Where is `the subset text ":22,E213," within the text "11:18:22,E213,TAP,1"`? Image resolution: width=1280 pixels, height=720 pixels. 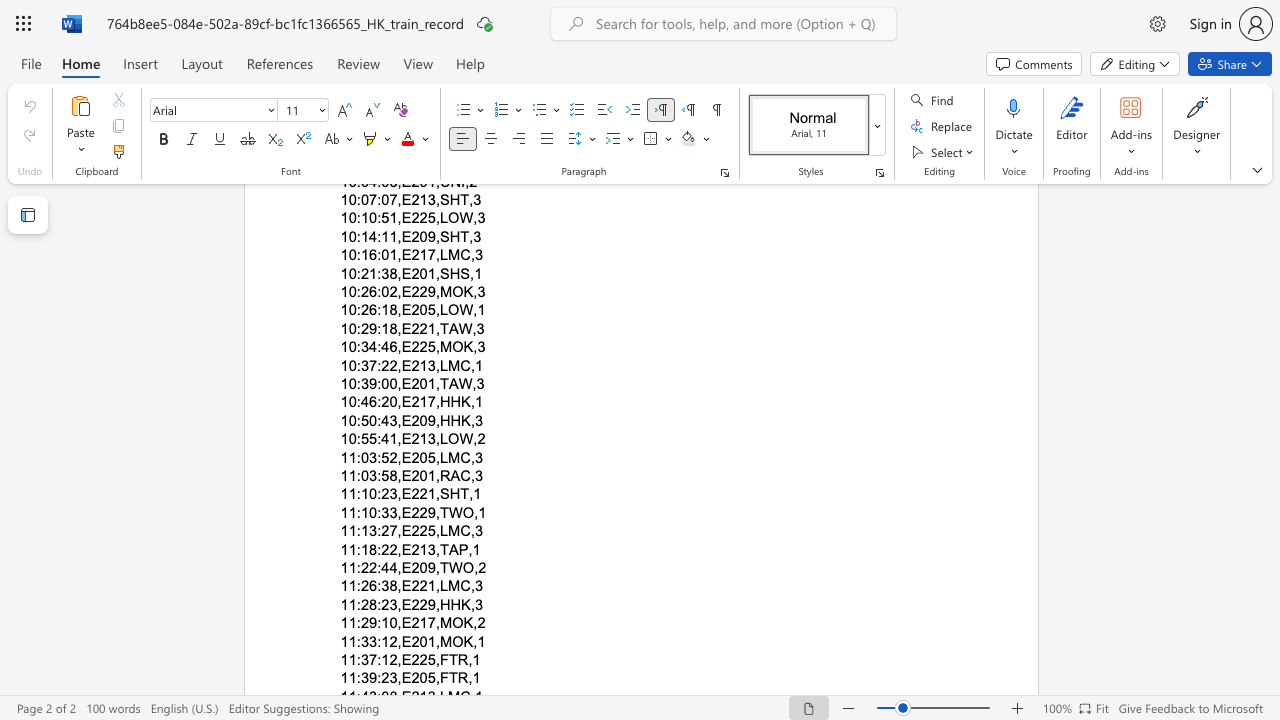 the subset text ":22,E213," within the text "11:18:22,E213,TAP,1" is located at coordinates (377, 549).